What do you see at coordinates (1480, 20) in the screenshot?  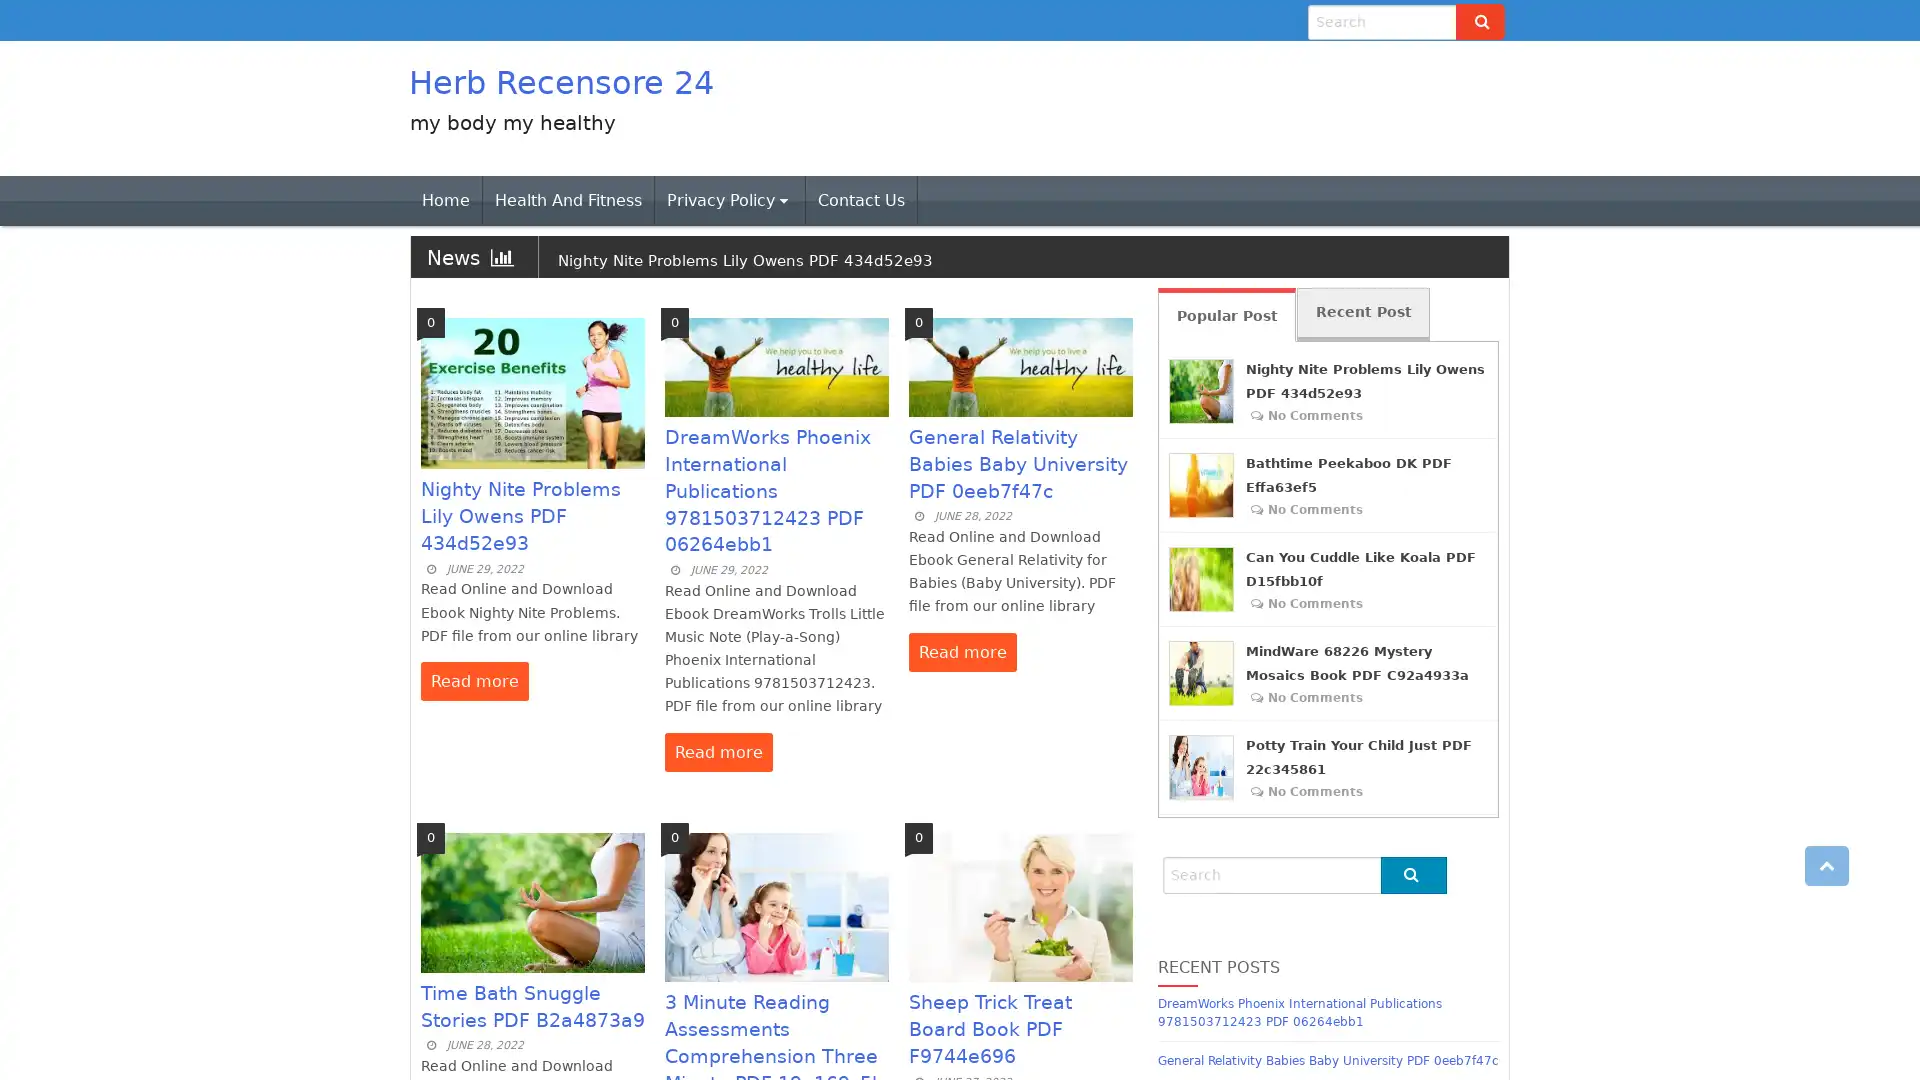 I see `Go` at bounding box center [1480, 20].